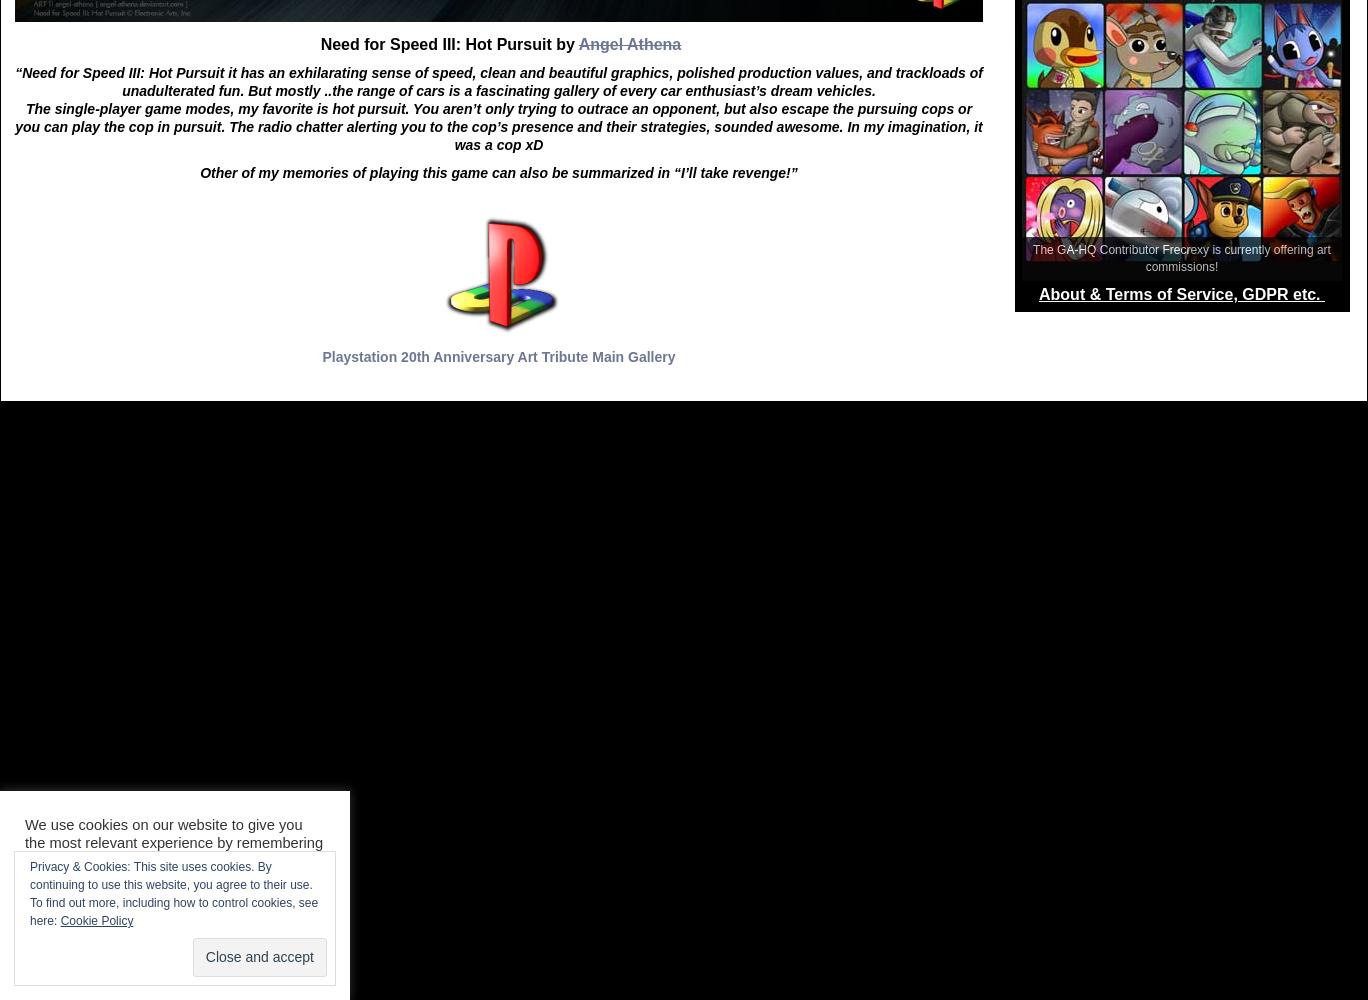 This screenshot has height=1000, width=1368. What do you see at coordinates (1181, 294) in the screenshot?
I see `'About & Terms of Service, GDPR etc.'` at bounding box center [1181, 294].